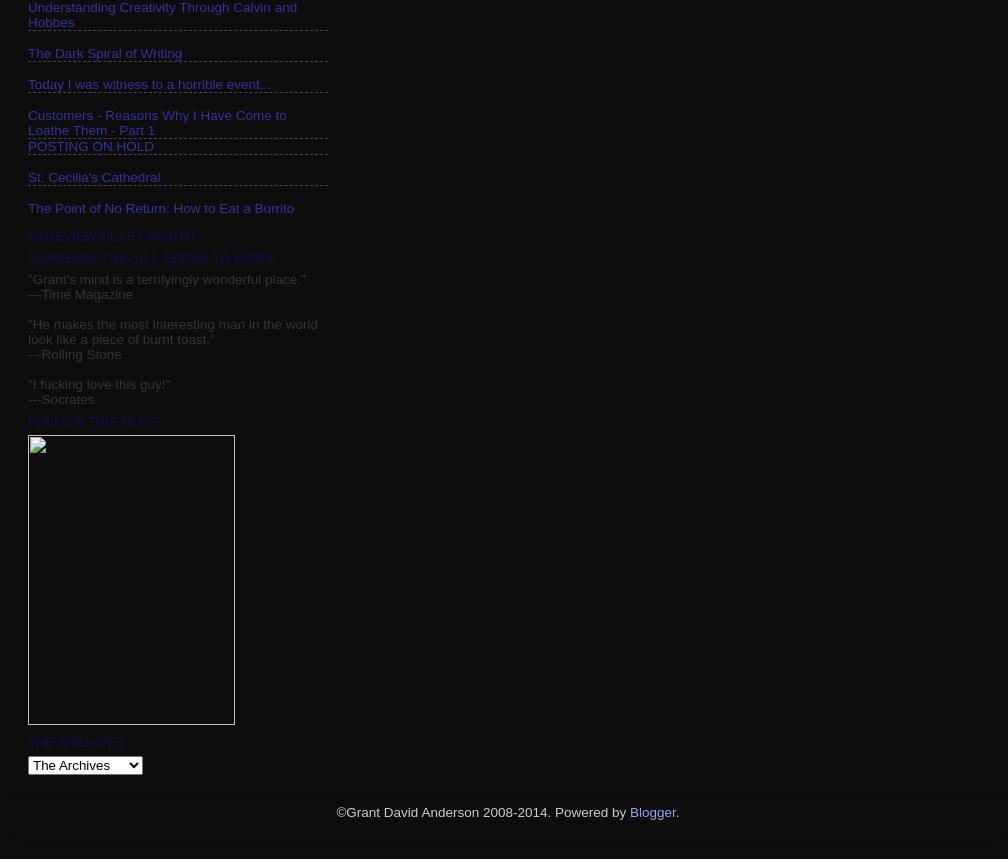 The width and height of the screenshot is (1008, 859). What do you see at coordinates (28, 256) in the screenshot?
I see `'Somehow This All Seems To Work'` at bounding box center [28, 256].